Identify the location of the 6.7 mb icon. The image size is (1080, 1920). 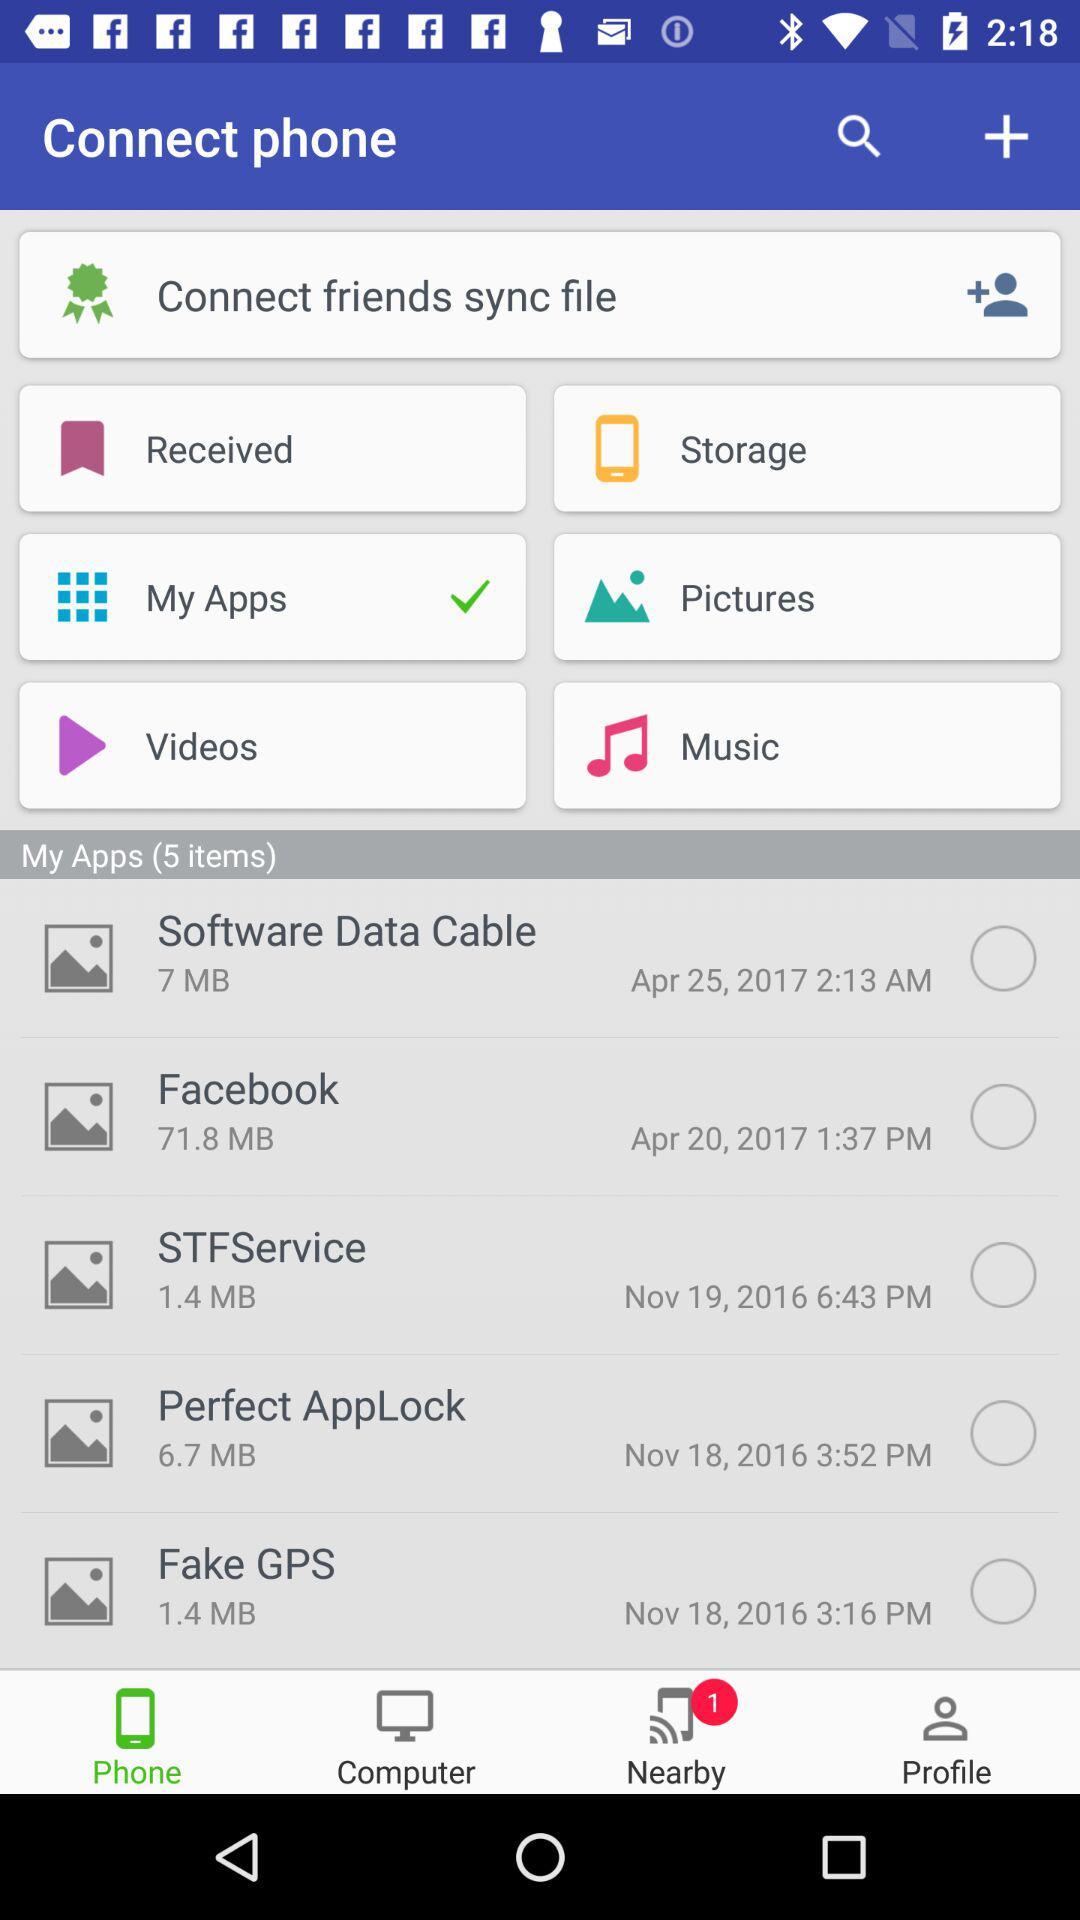
(350, 1453).